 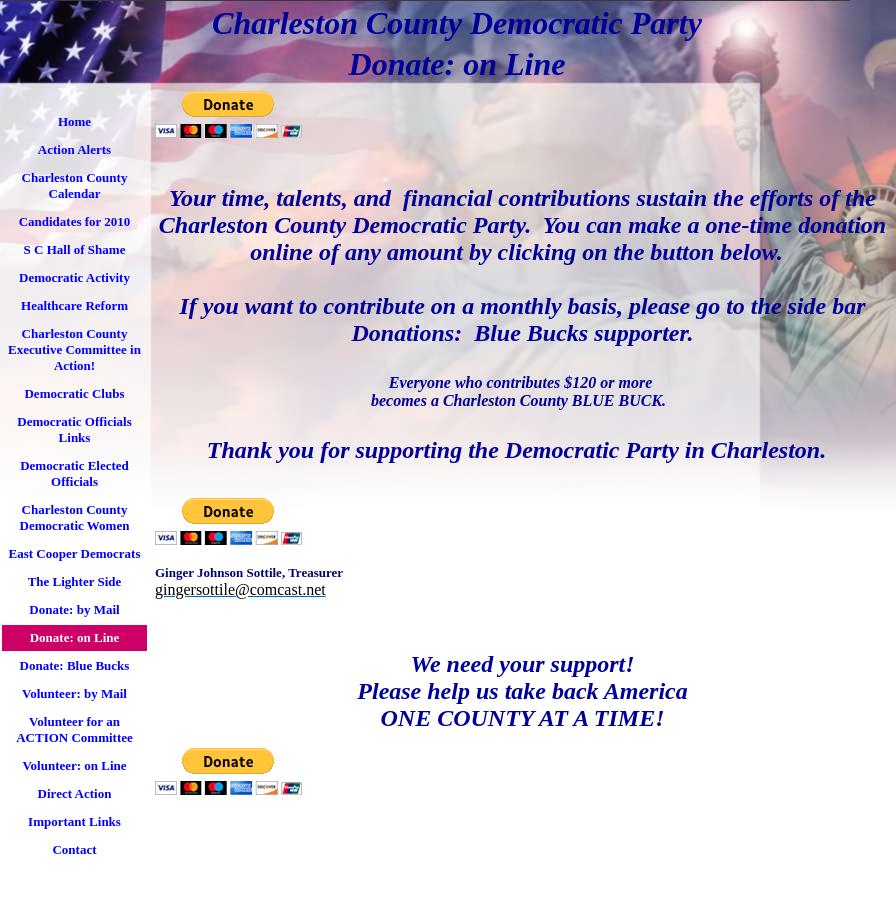 What do you see at coordinates (74, 348) in the screenshot?
I see `'Charleston County Executive Committee  in Action!'` at bounding box center [74, 348].